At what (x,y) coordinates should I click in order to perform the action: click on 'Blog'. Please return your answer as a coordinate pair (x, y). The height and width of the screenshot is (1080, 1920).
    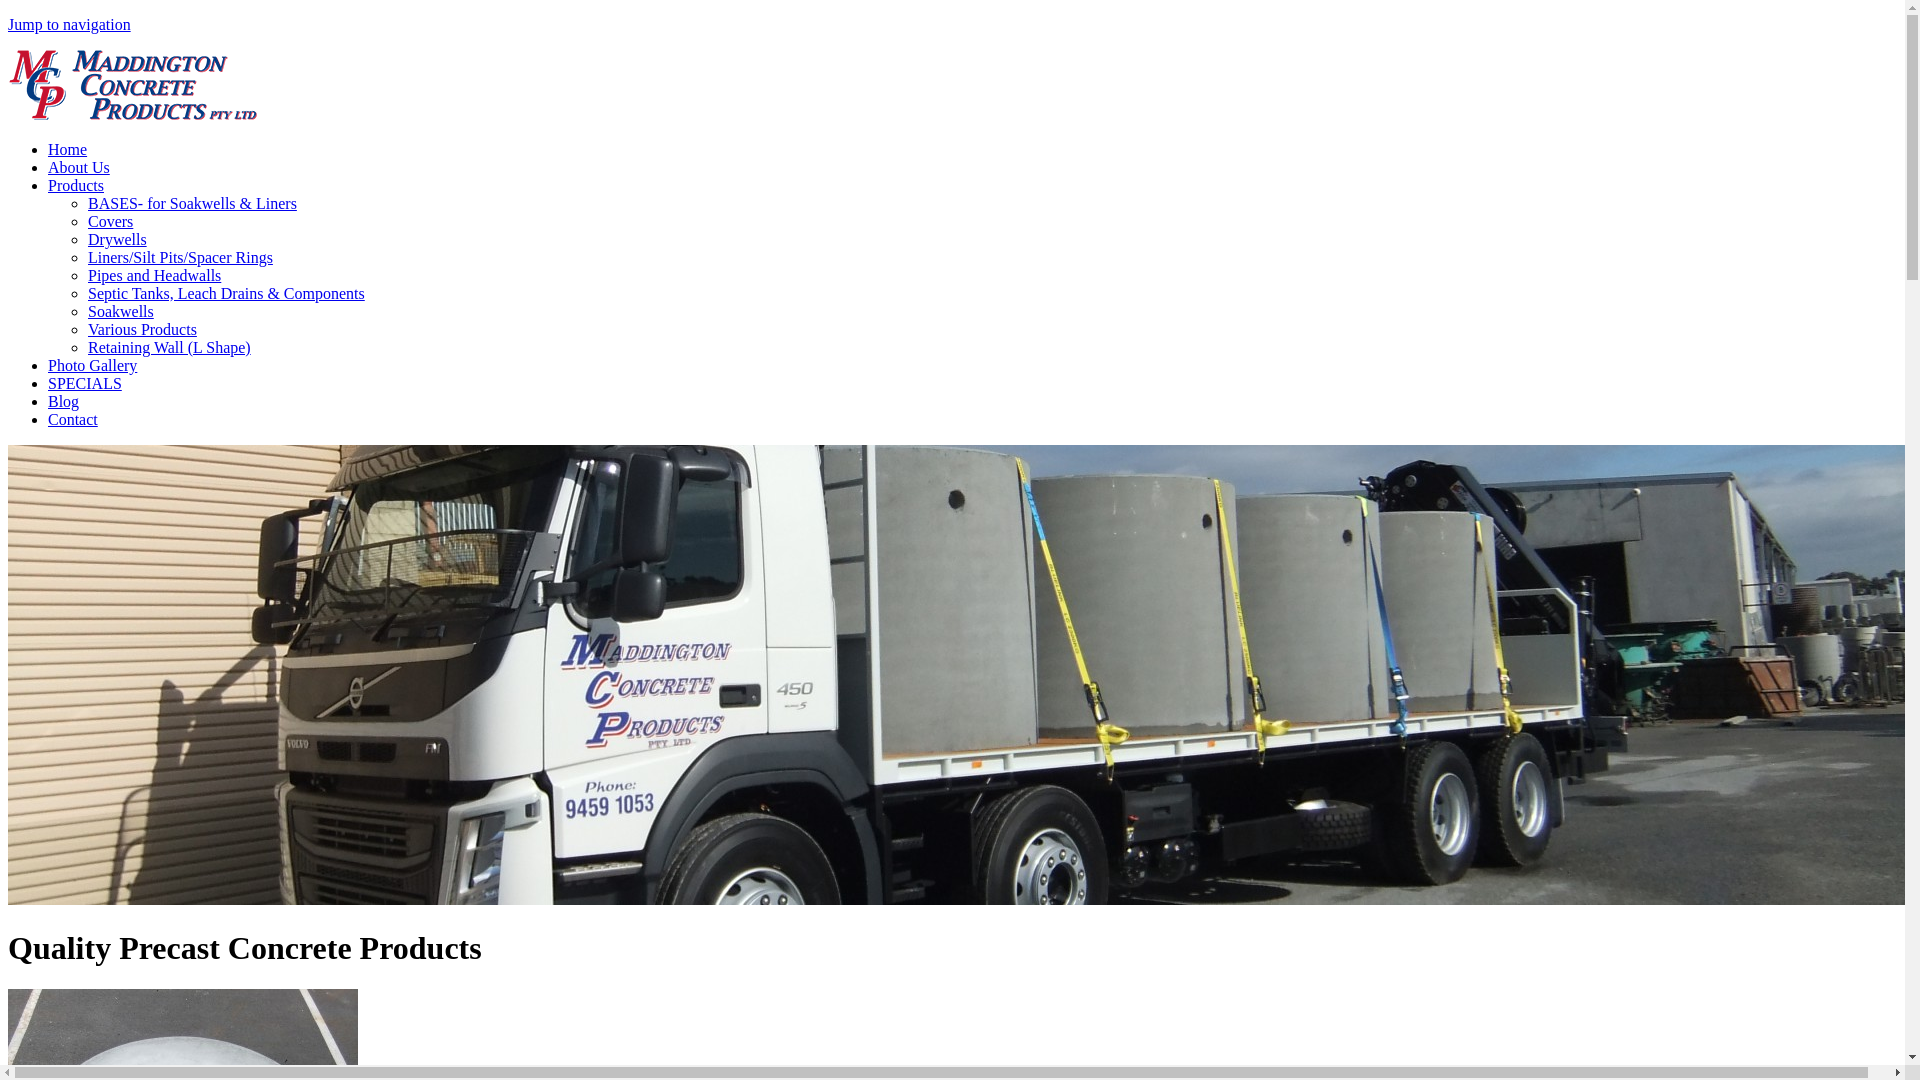
    Looking at the image, I should click on (63, 401).